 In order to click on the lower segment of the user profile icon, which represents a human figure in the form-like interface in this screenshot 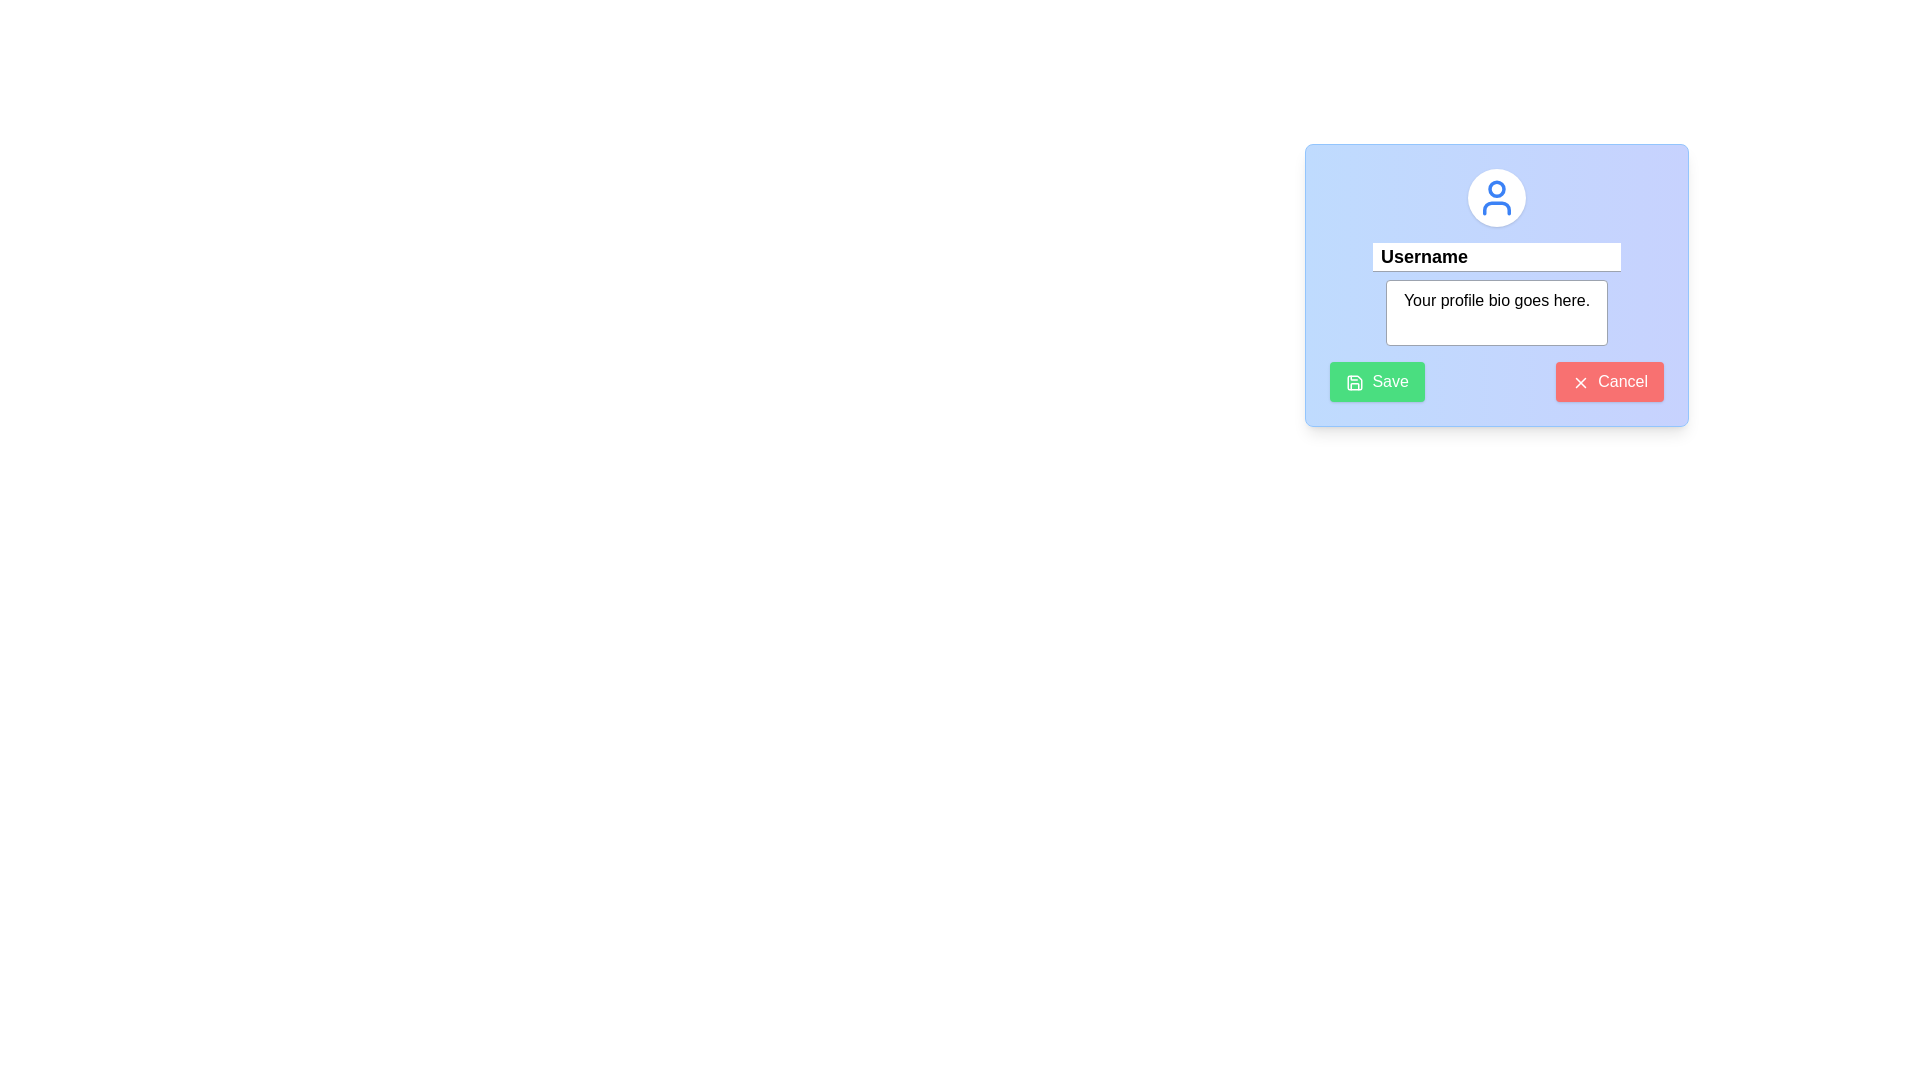, I will do `click(1497, 208)`.